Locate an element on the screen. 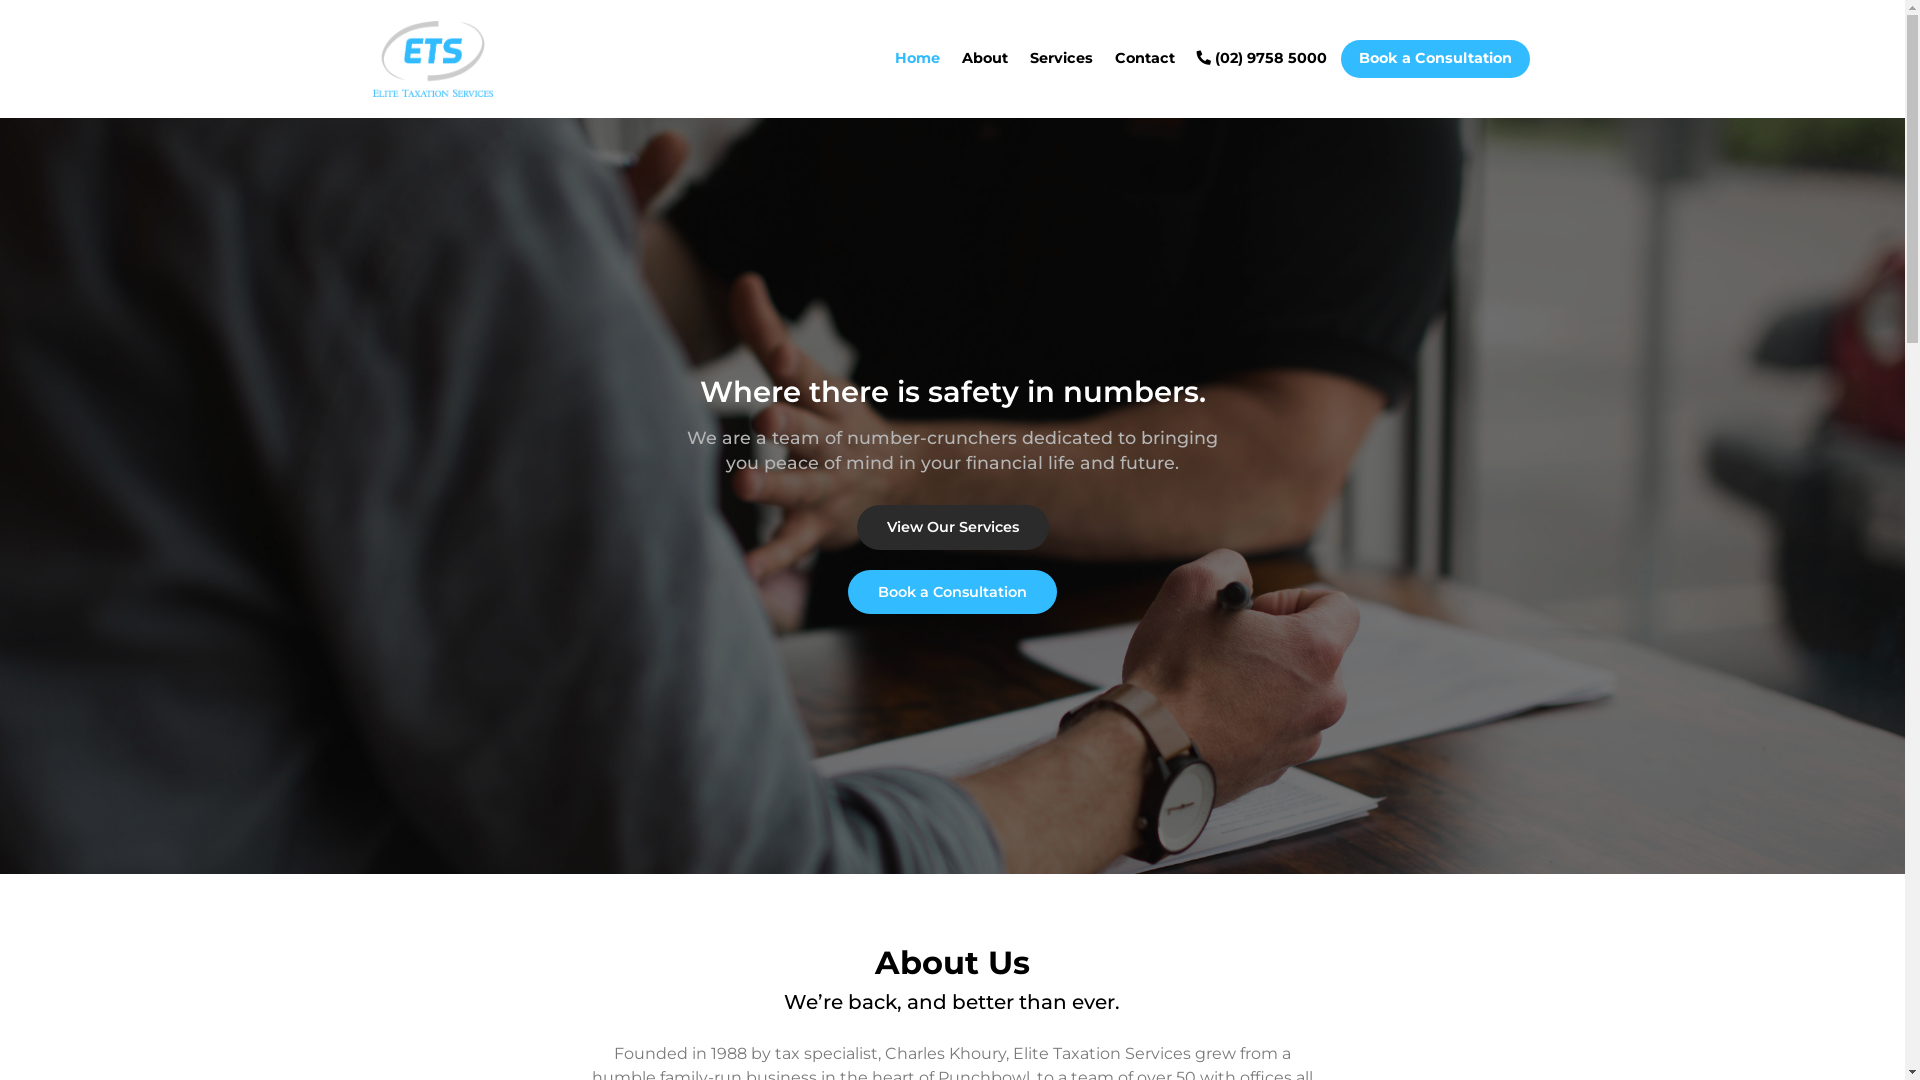  'Book a Consultation' is located at coordinates (1433, 57).